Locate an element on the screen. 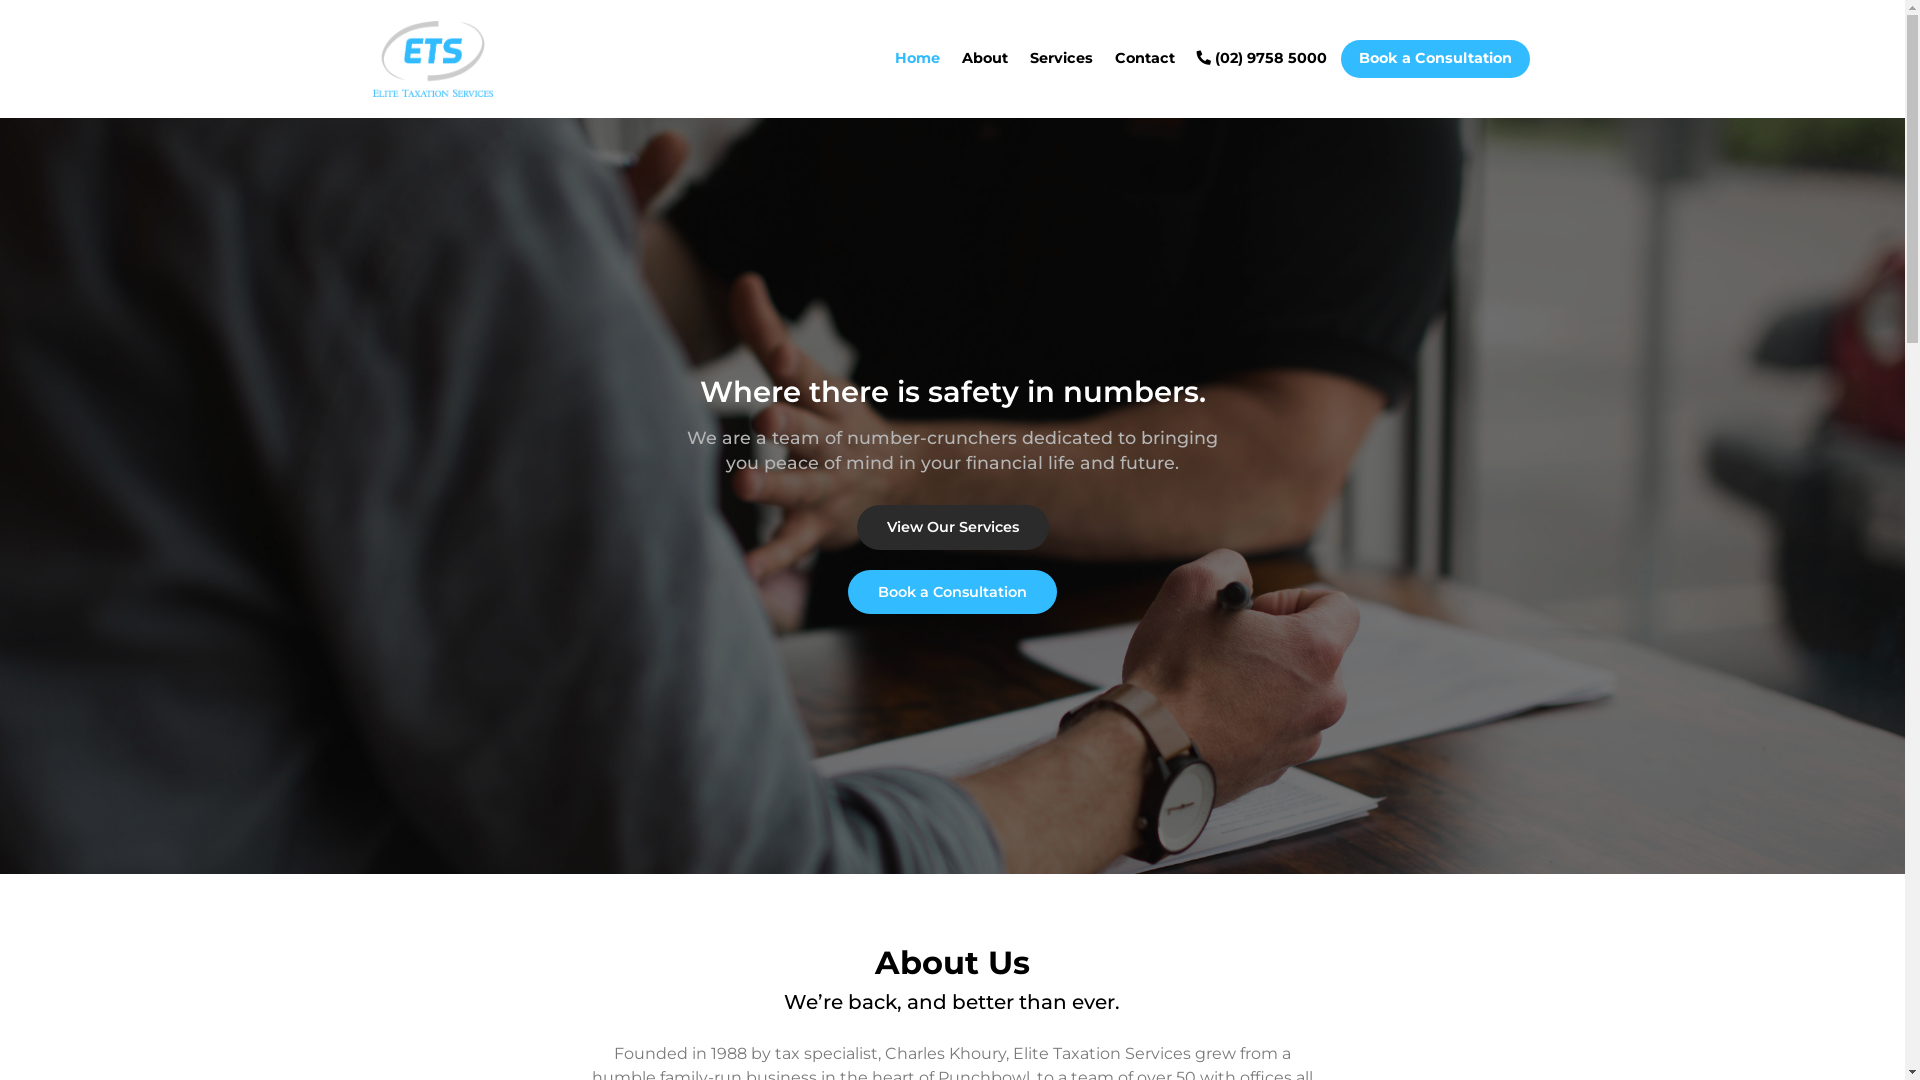  'Book a Consultation' is located at coordinates (1433, 57).